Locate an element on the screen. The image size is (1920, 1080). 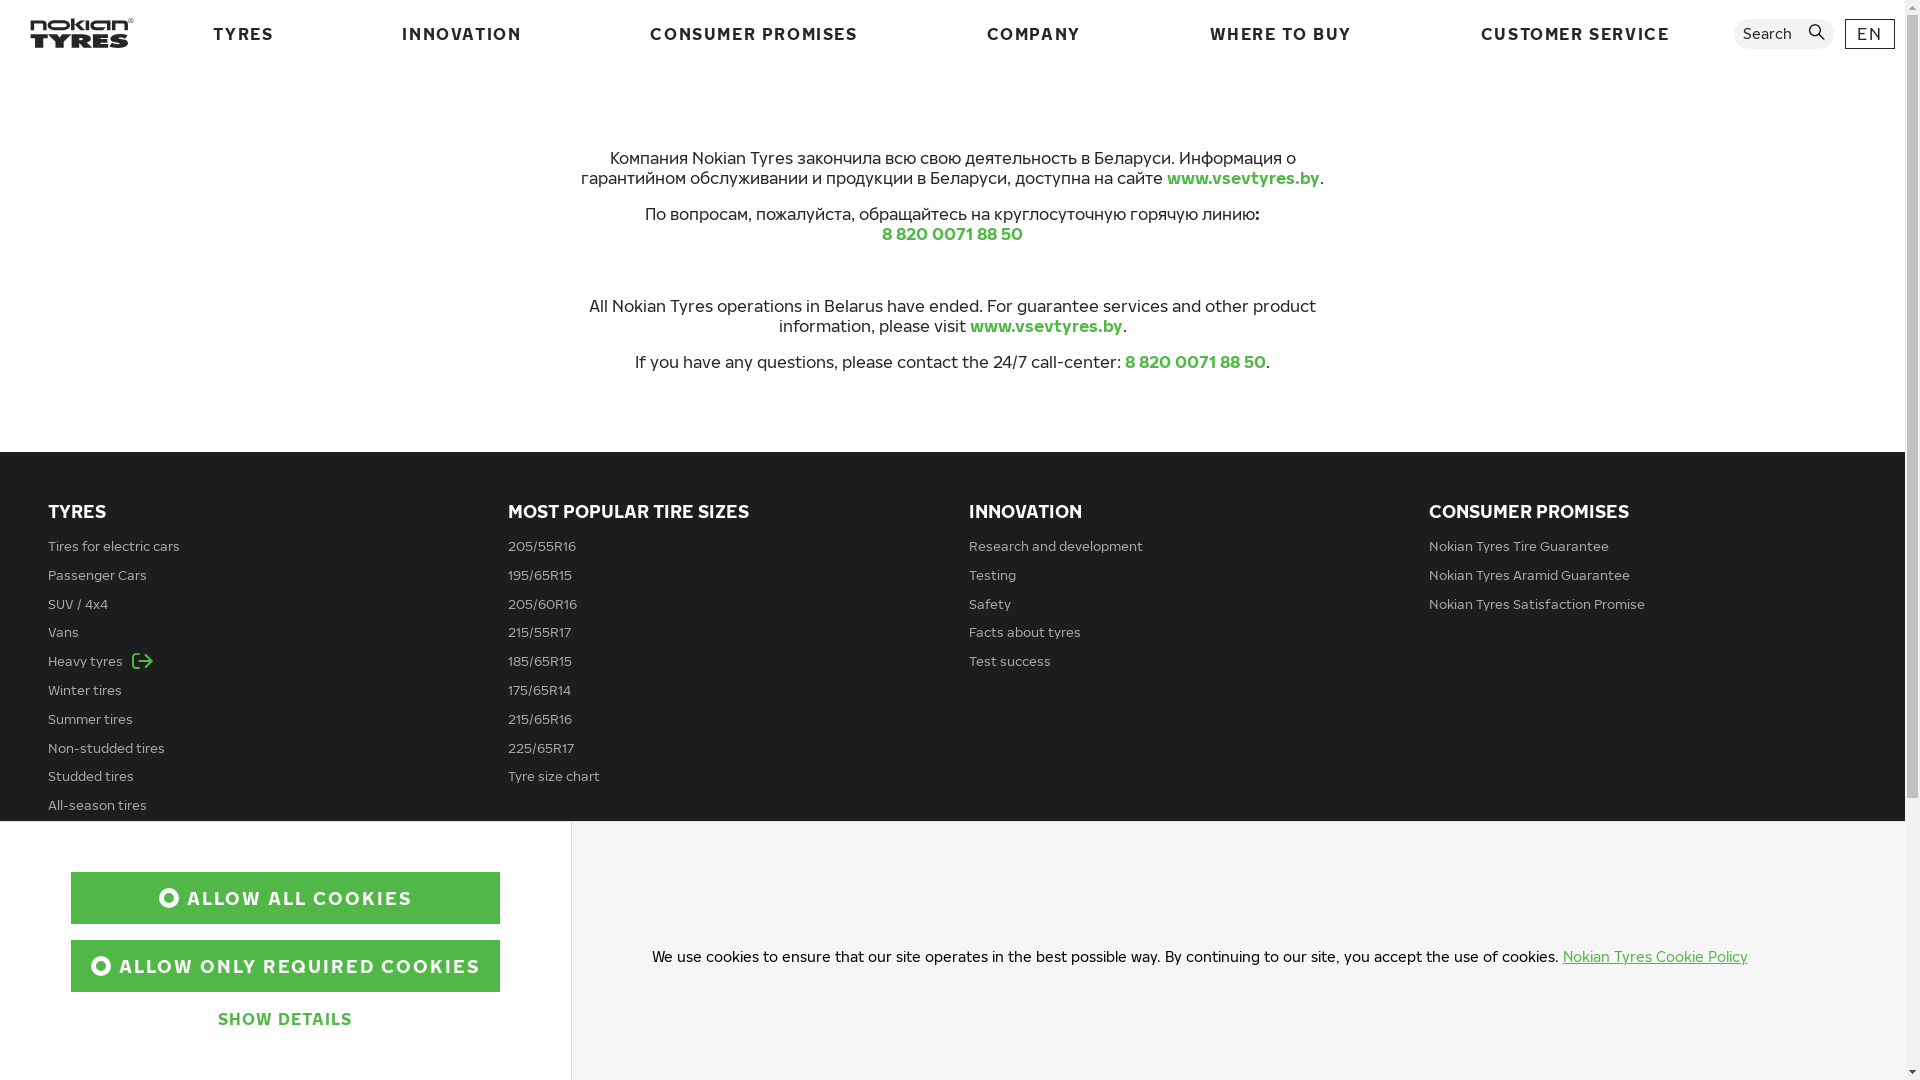
'175/65R14' is located at coordinates (539, 689).